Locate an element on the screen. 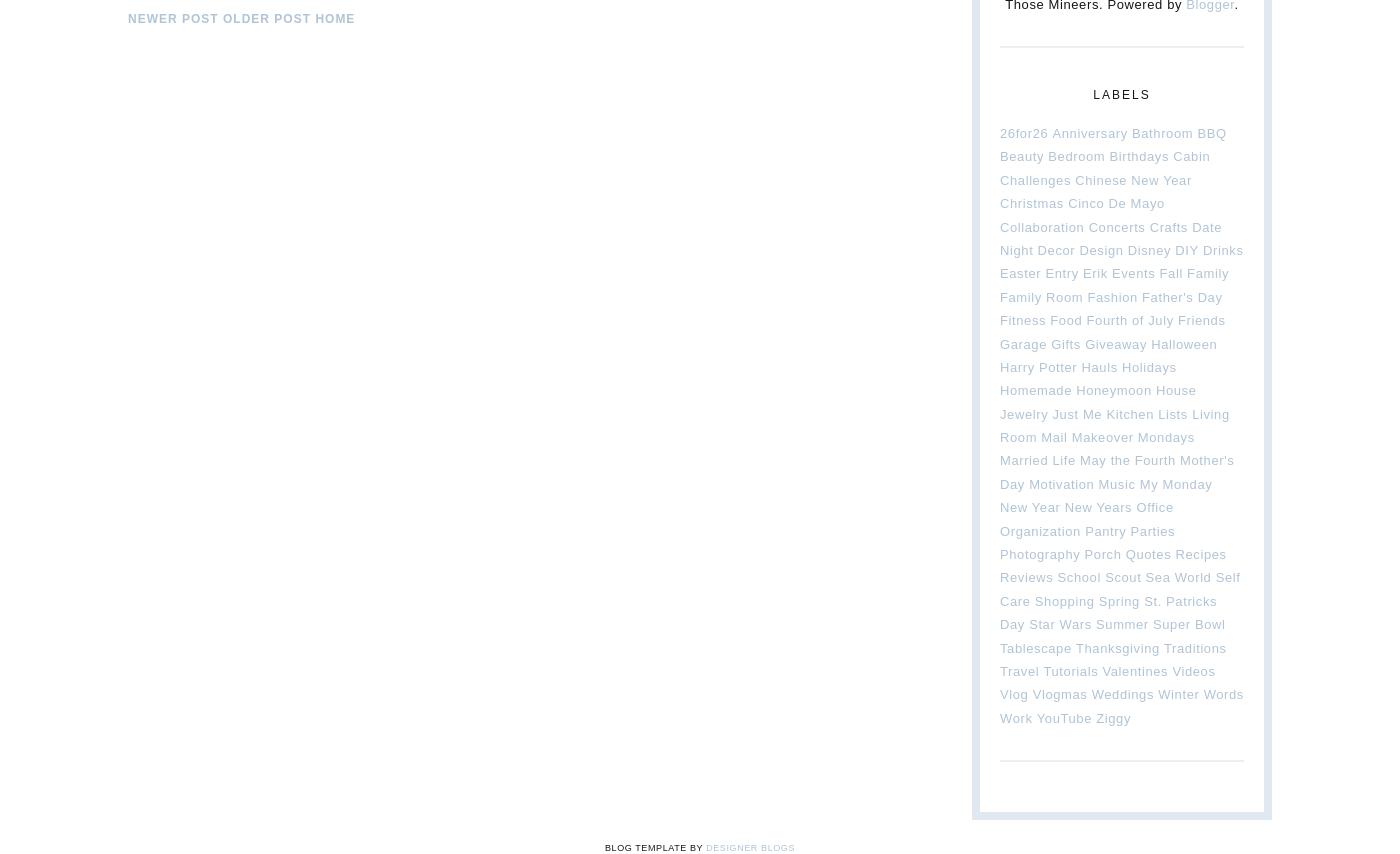 This screenshot has height=854, width=1400. 'Honeymoon' is located at coordinates (1113, 389).